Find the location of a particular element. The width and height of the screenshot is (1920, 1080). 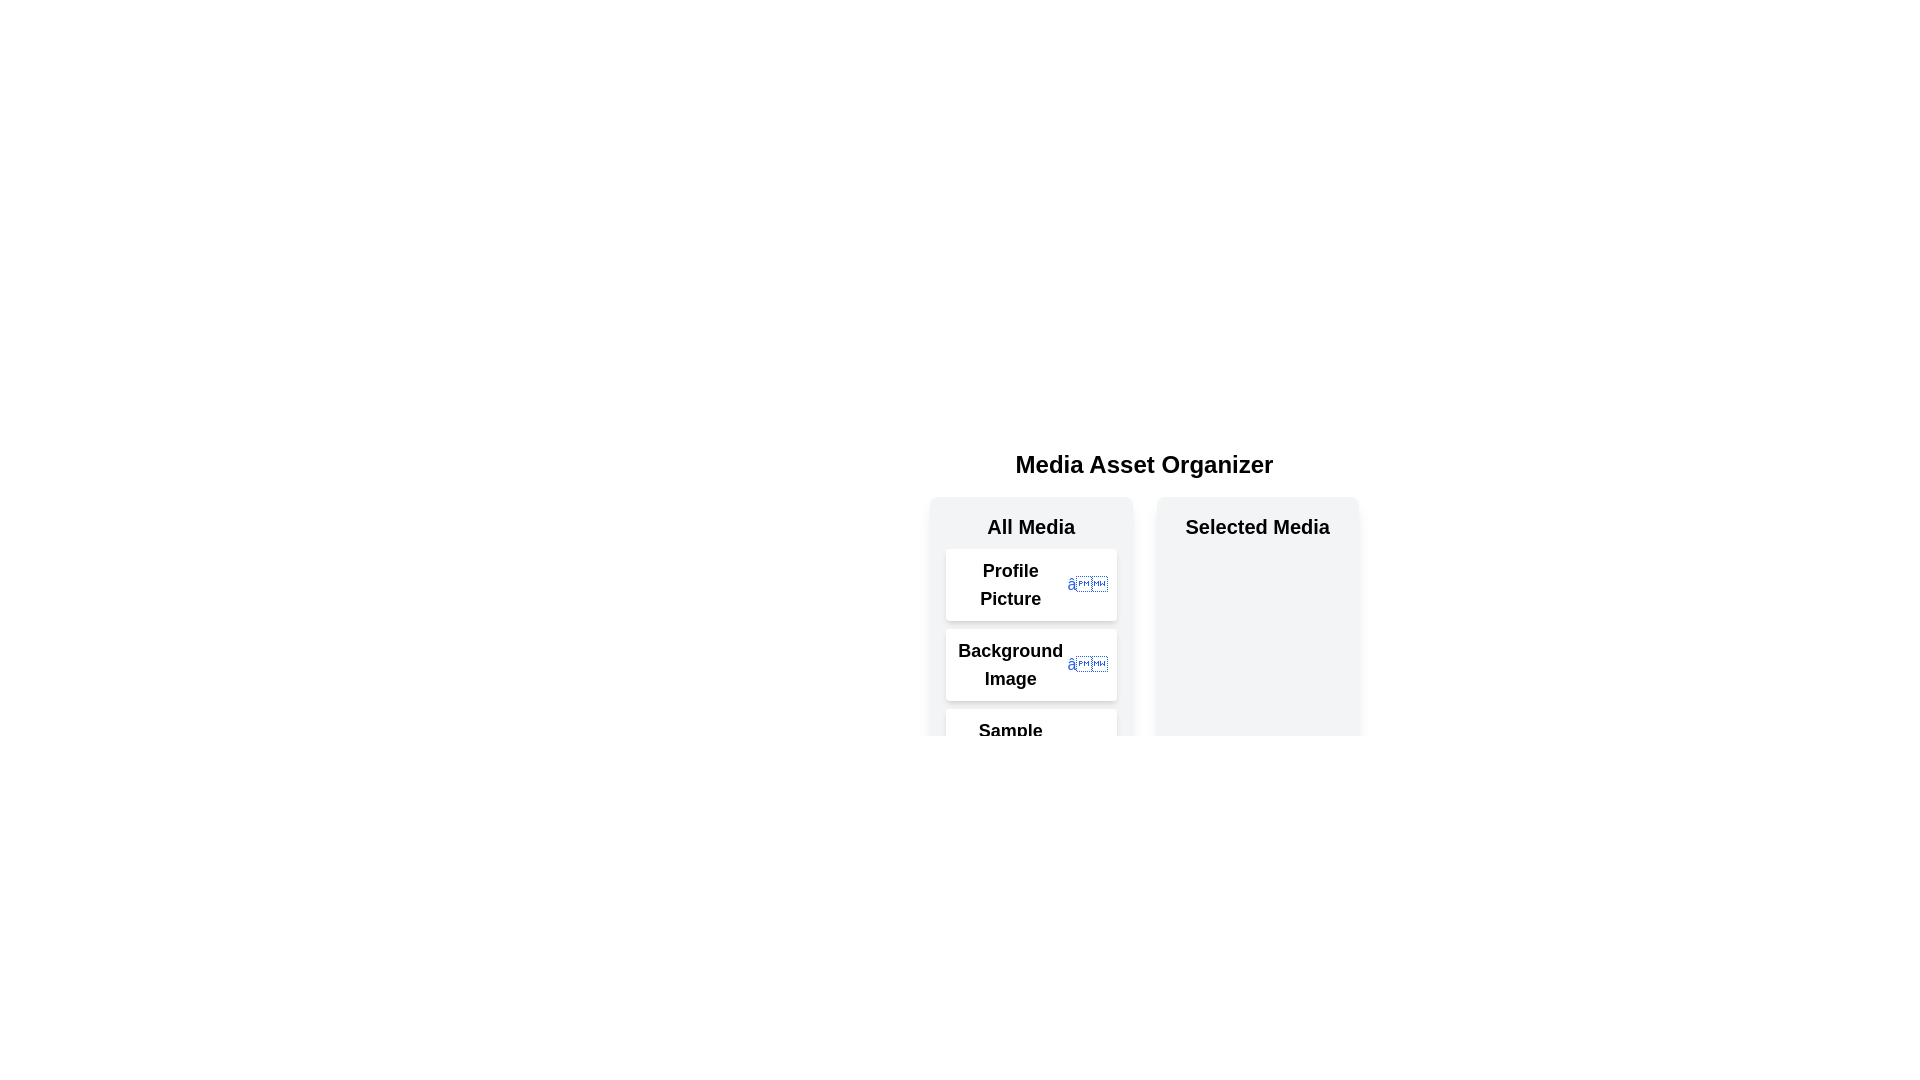

remove button for the item Profile Picture in 'Selected Media' to transfer it back to 'All Media' is located at coordinates (1087, 585).